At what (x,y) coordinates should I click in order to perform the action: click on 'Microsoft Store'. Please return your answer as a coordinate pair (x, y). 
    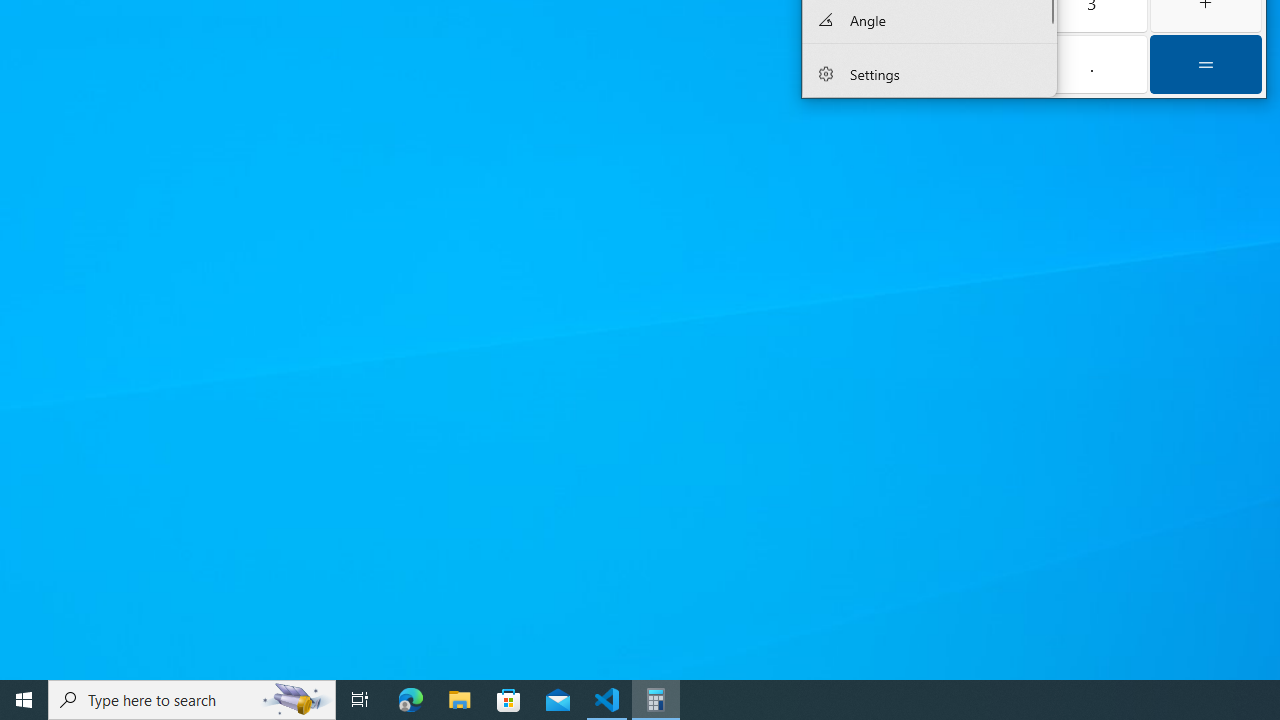
    Looking at the image, I should click on (509, 698).